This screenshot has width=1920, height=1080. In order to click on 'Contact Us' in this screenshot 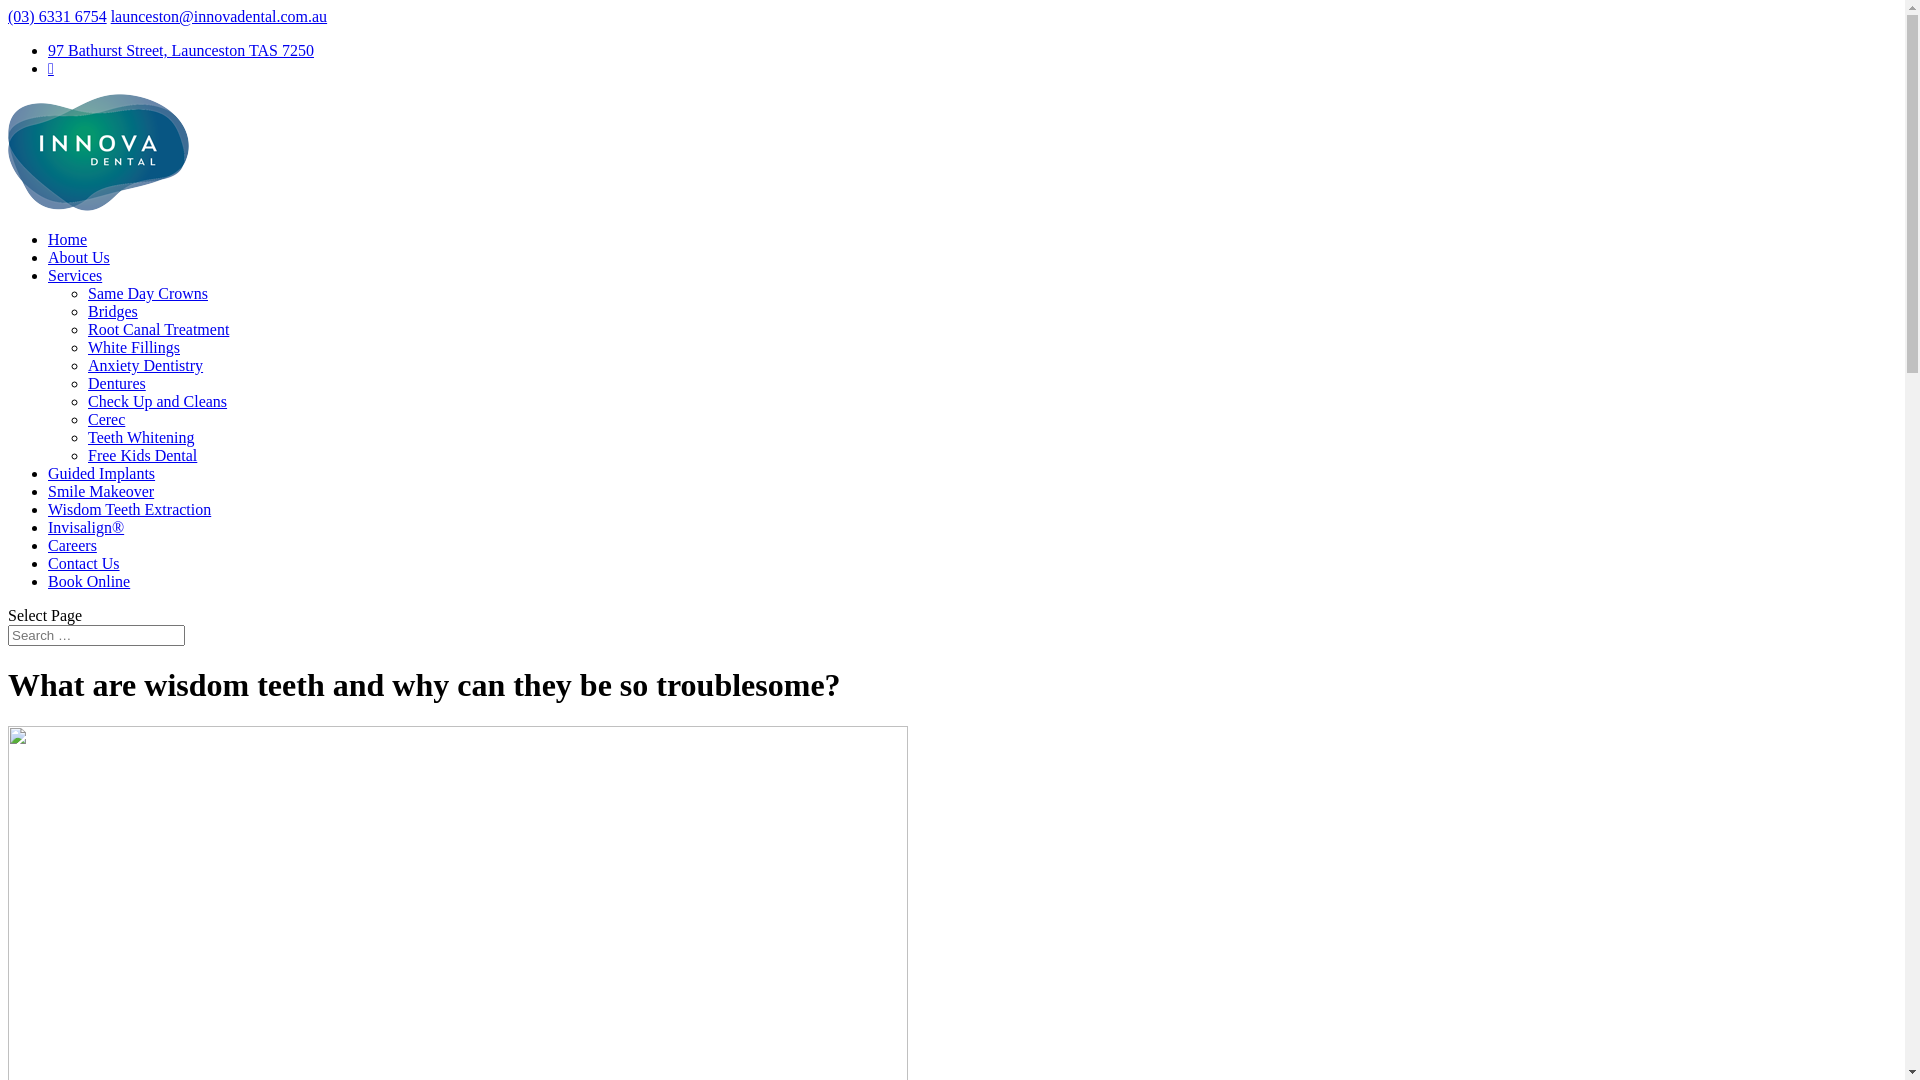, I will do `click(48, 563)`.